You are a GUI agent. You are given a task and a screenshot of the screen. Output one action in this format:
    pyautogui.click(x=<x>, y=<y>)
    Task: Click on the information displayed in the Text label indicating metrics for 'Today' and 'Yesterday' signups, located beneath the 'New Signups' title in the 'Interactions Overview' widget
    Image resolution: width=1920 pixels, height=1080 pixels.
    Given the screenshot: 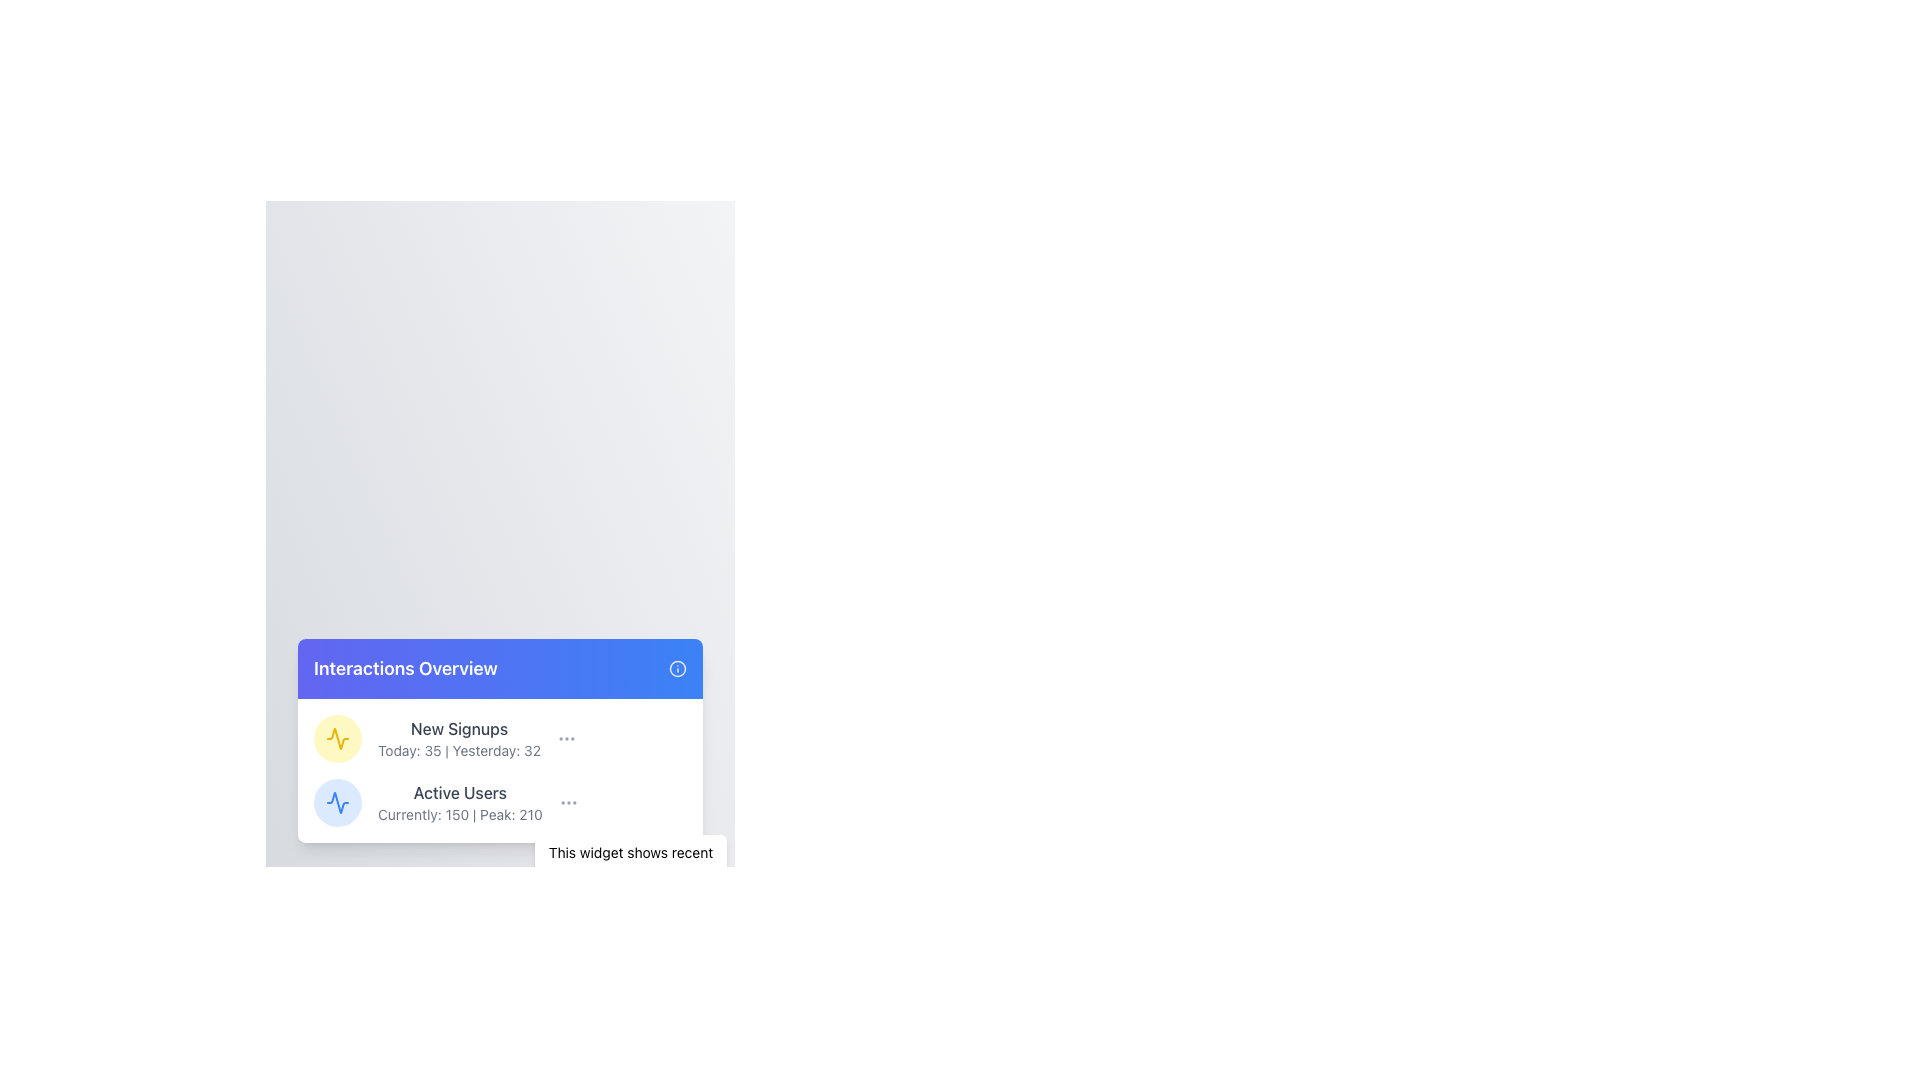 What is the action you would take?
    pyautogui.click(x=458, y=751)
    